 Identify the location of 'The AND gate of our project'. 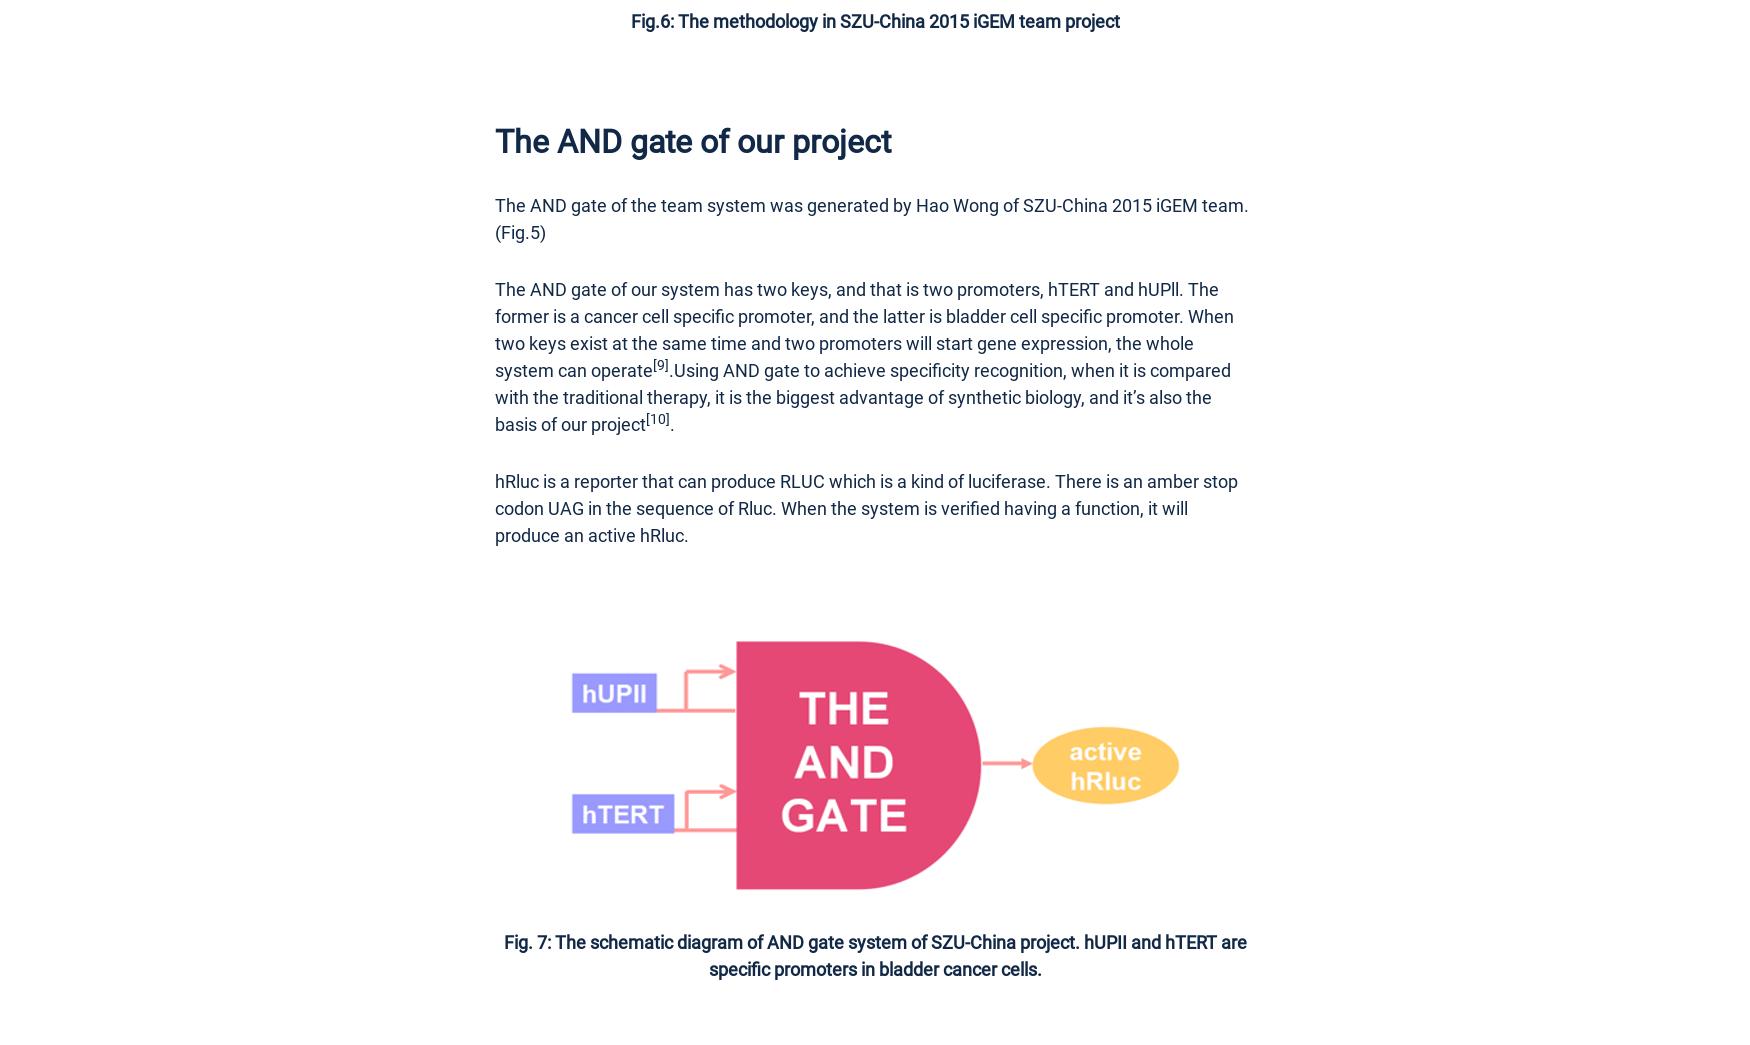
(693, 139).